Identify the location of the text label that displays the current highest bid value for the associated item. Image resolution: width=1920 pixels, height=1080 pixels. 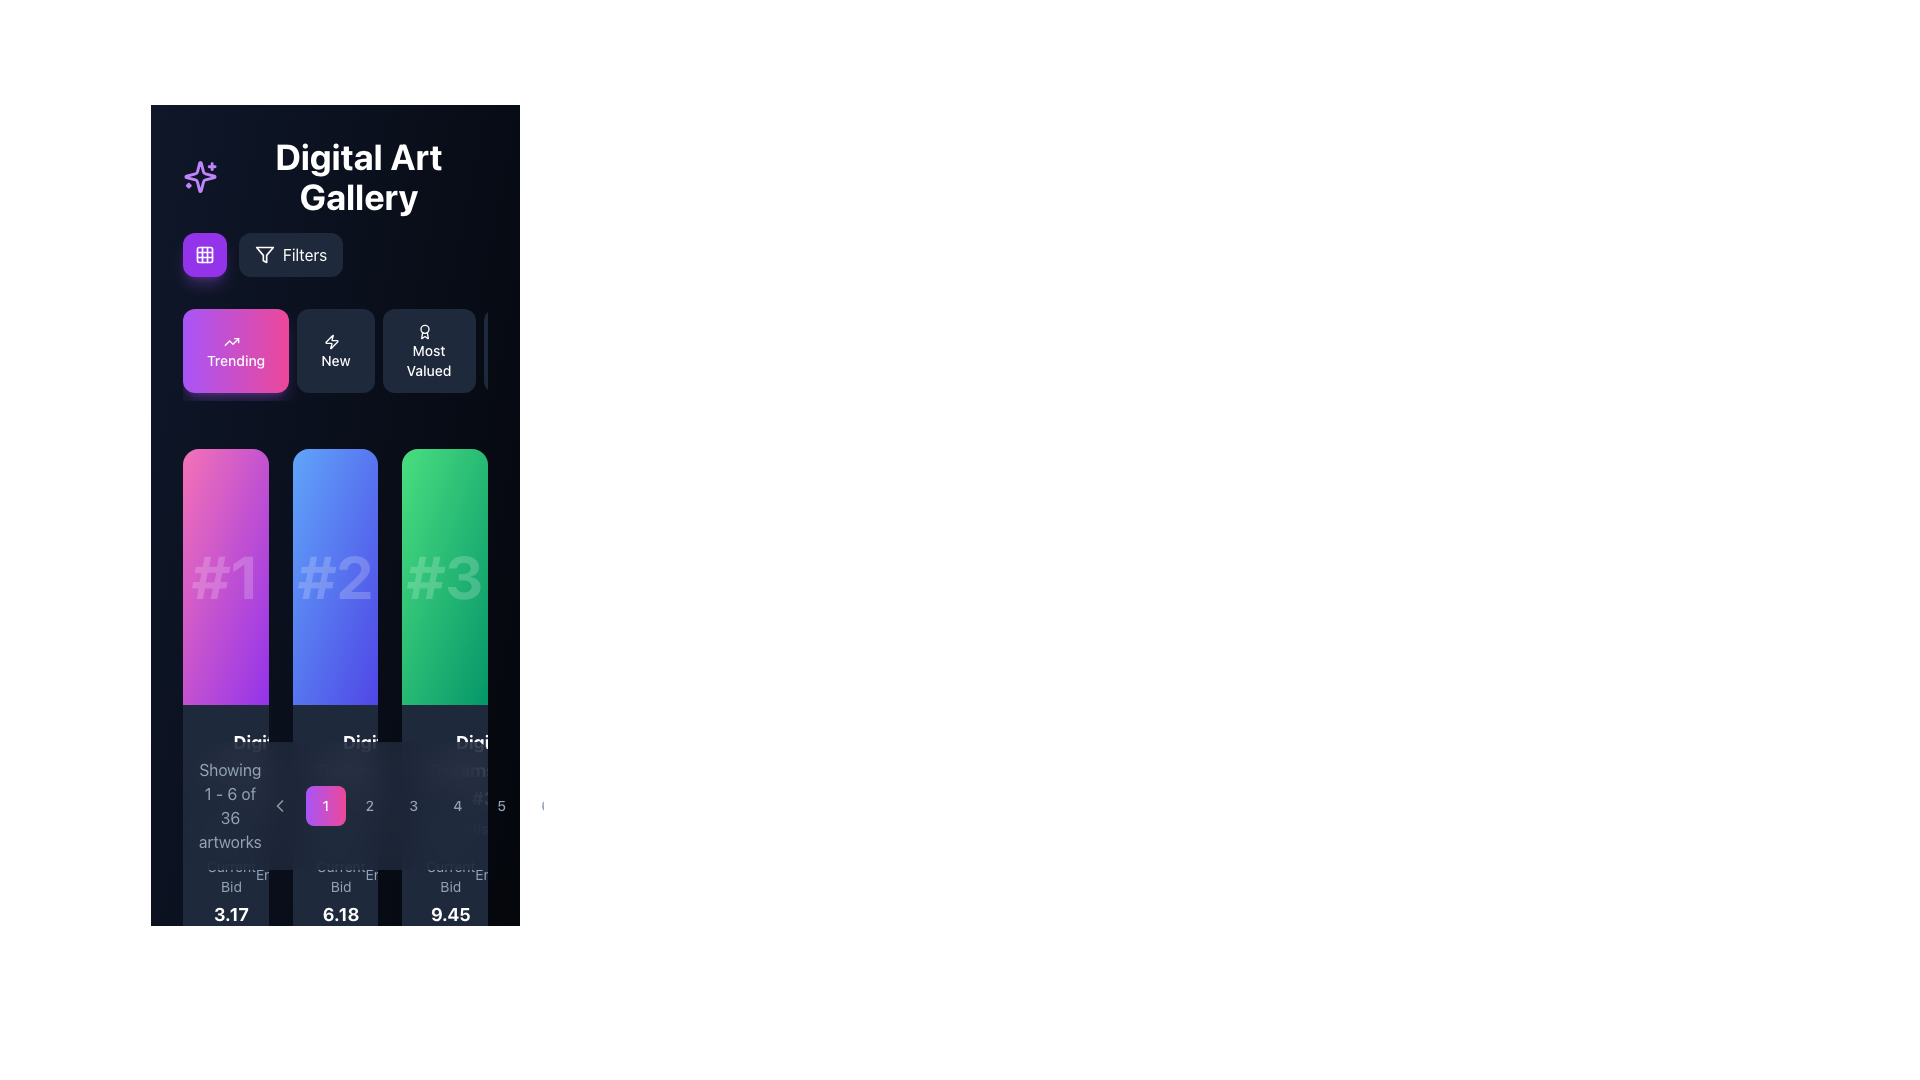
(444, 906).